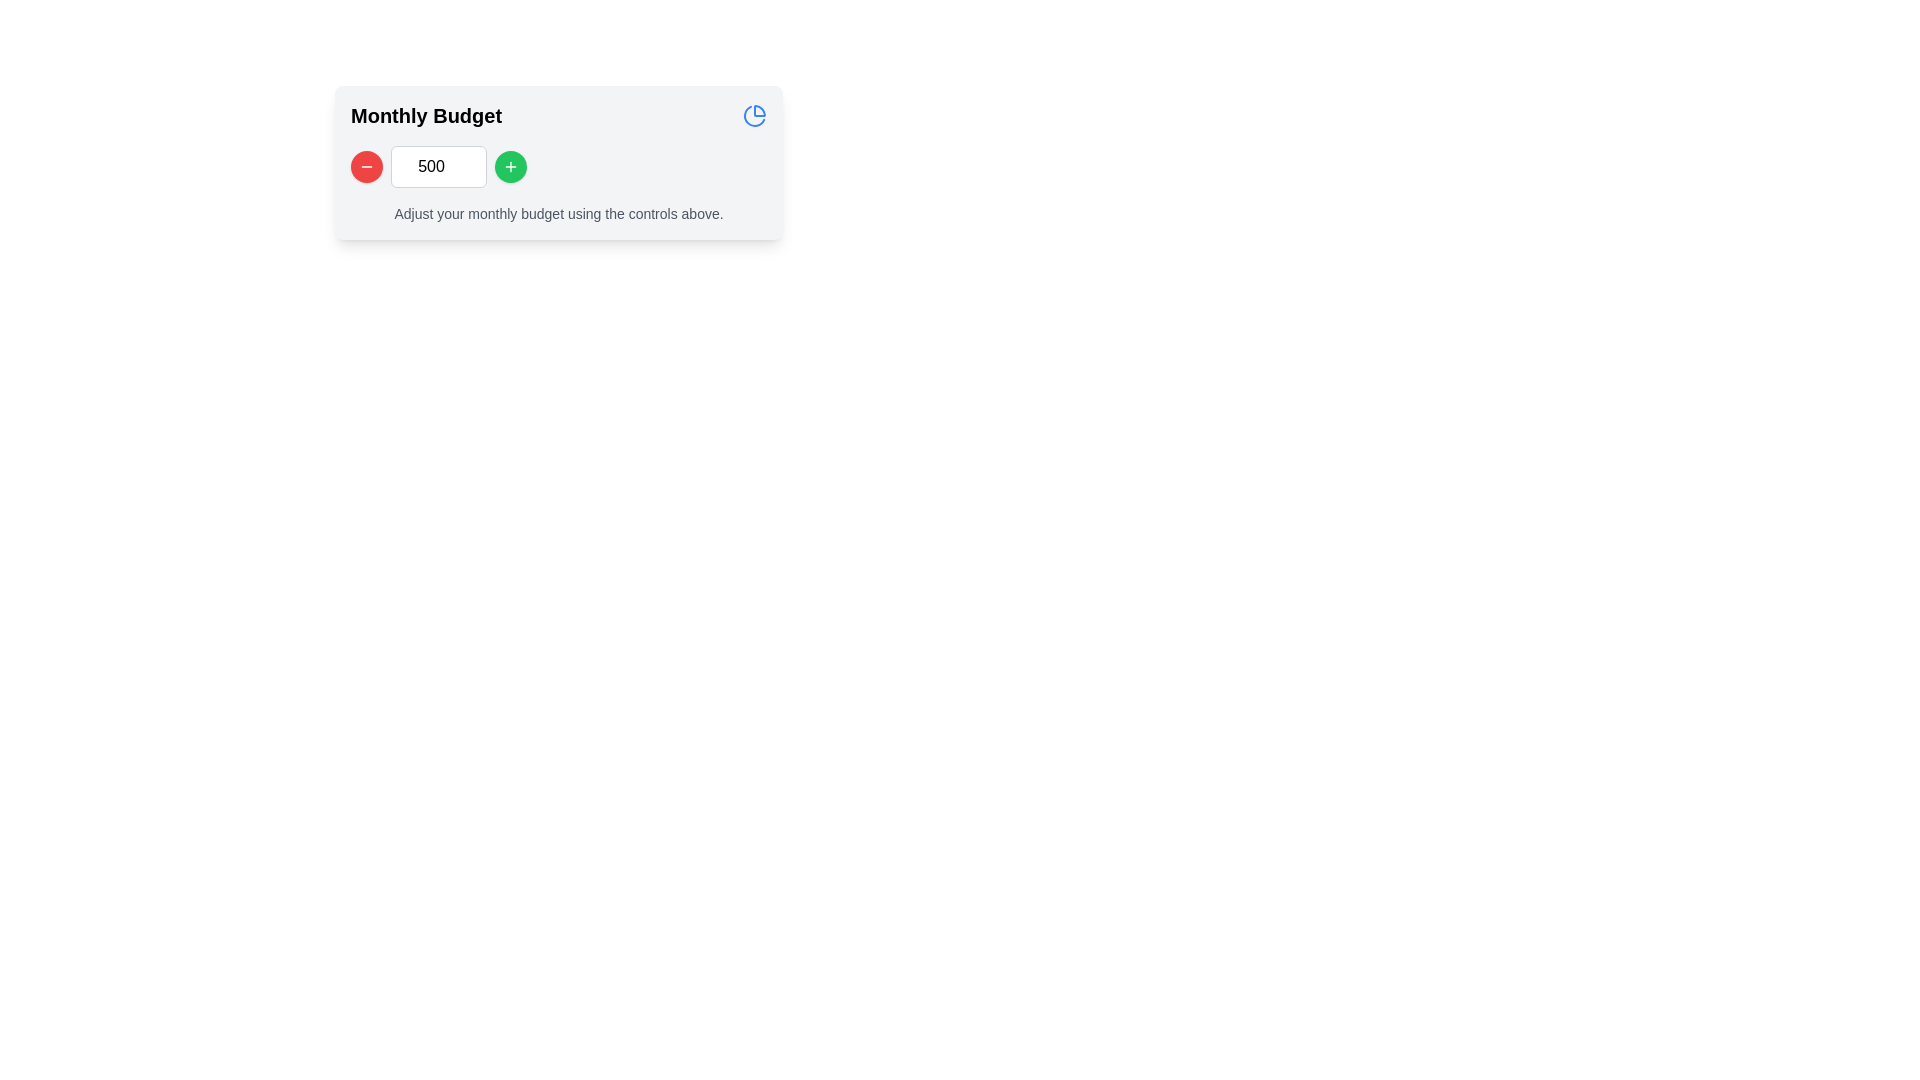 The height and width of the screenshot is (1080, 1920). Describe the element at coordinates (753, 115) in the screenshot. I see `the budget visualization icon located to the right of the 'Monthly Budget' text` at that location.